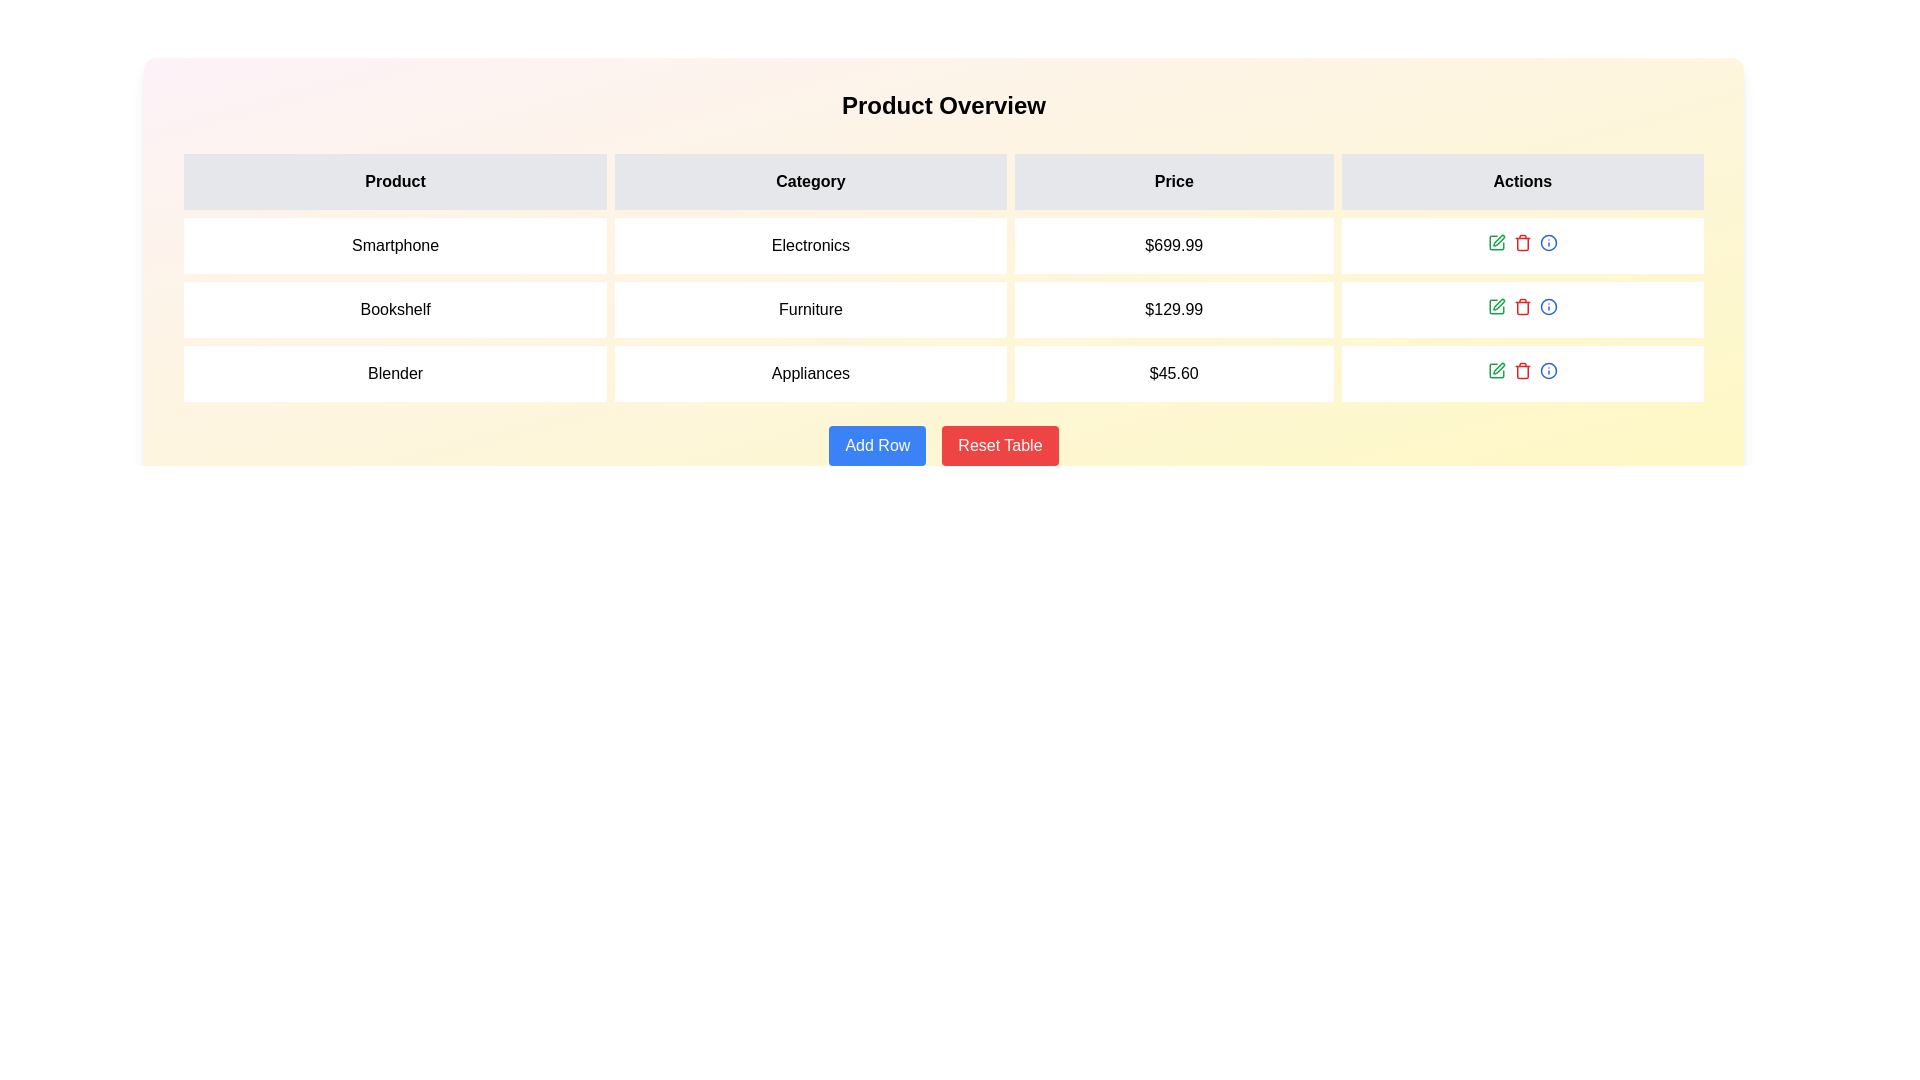  What do you see at coordinates (1174, 181) in the screenshot?
I see `the Table Header Cell that labels the 'Price' column, located in the header row of the table between the 'Category' and 'Actions' columns` at bounding box center [1174, 181].